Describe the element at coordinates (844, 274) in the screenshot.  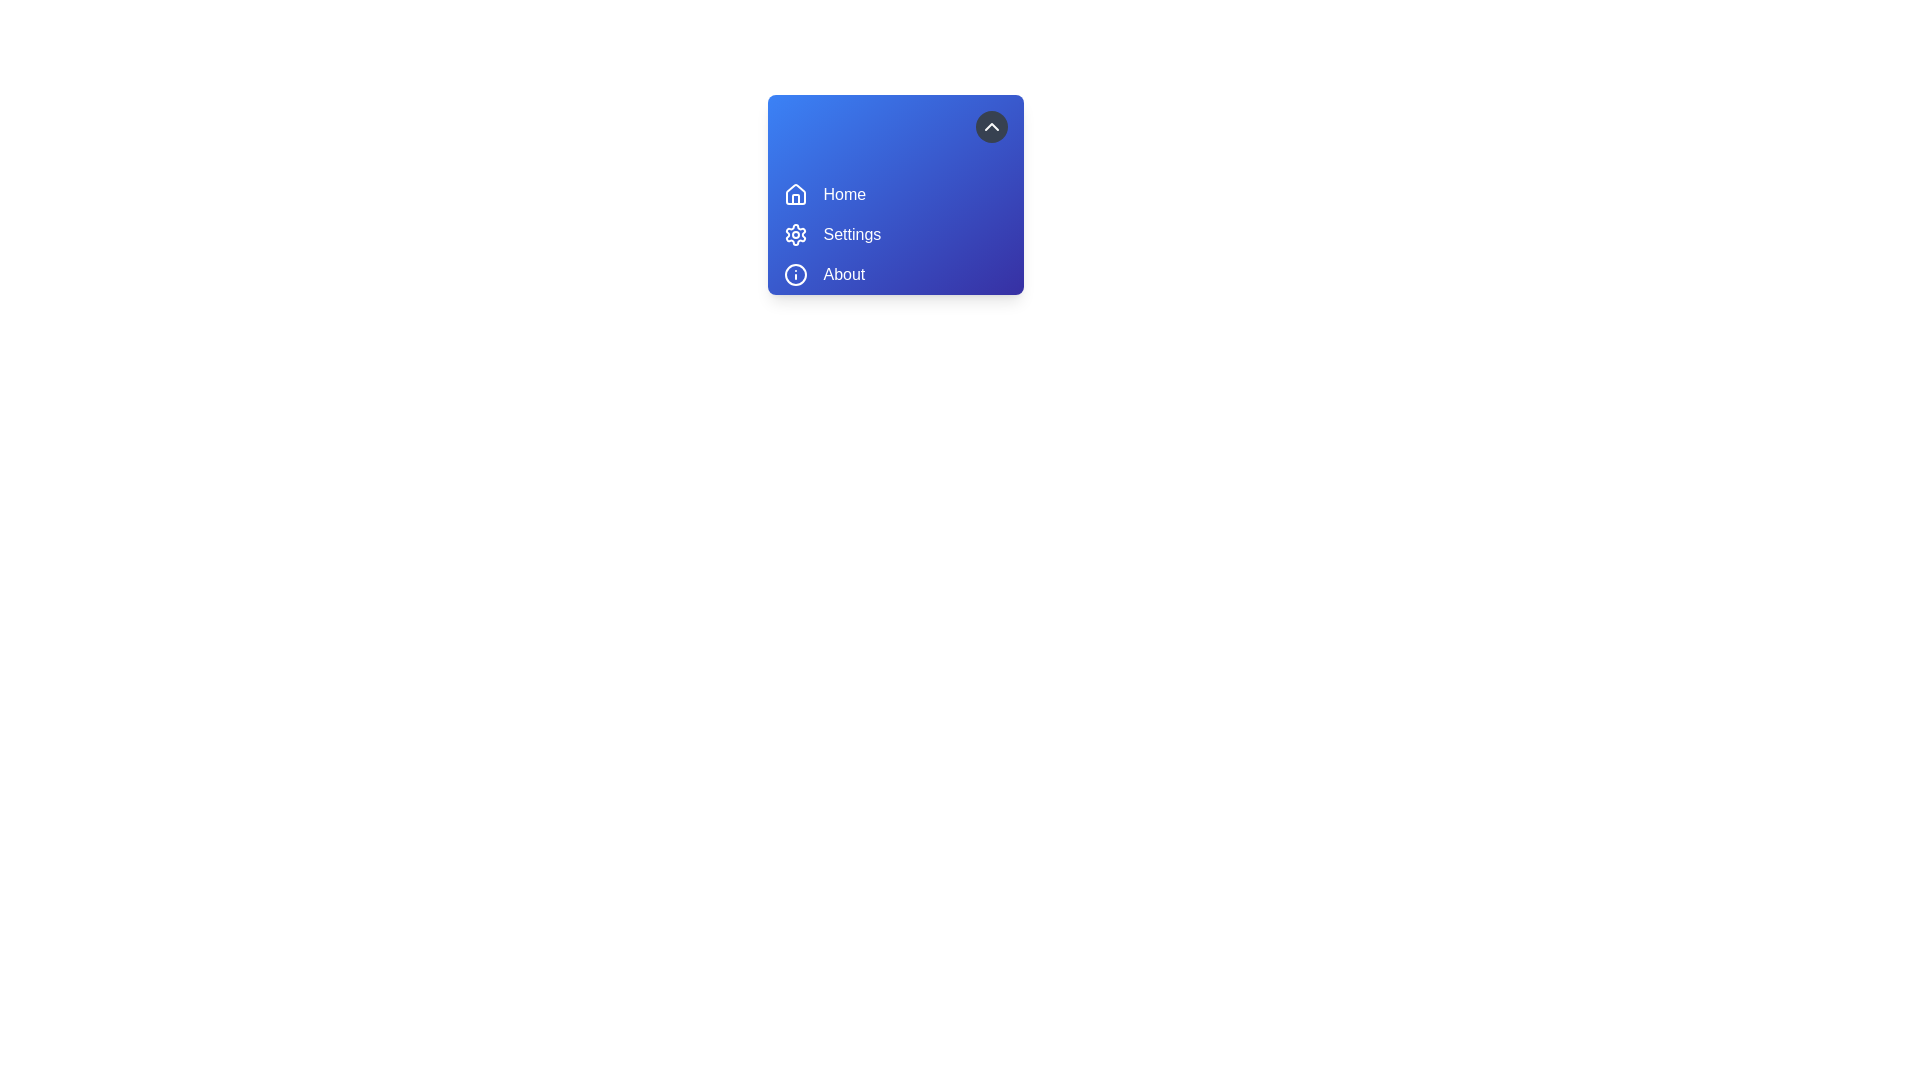
I see `the third item in the dropdown menu labeled 'About'` at that location.